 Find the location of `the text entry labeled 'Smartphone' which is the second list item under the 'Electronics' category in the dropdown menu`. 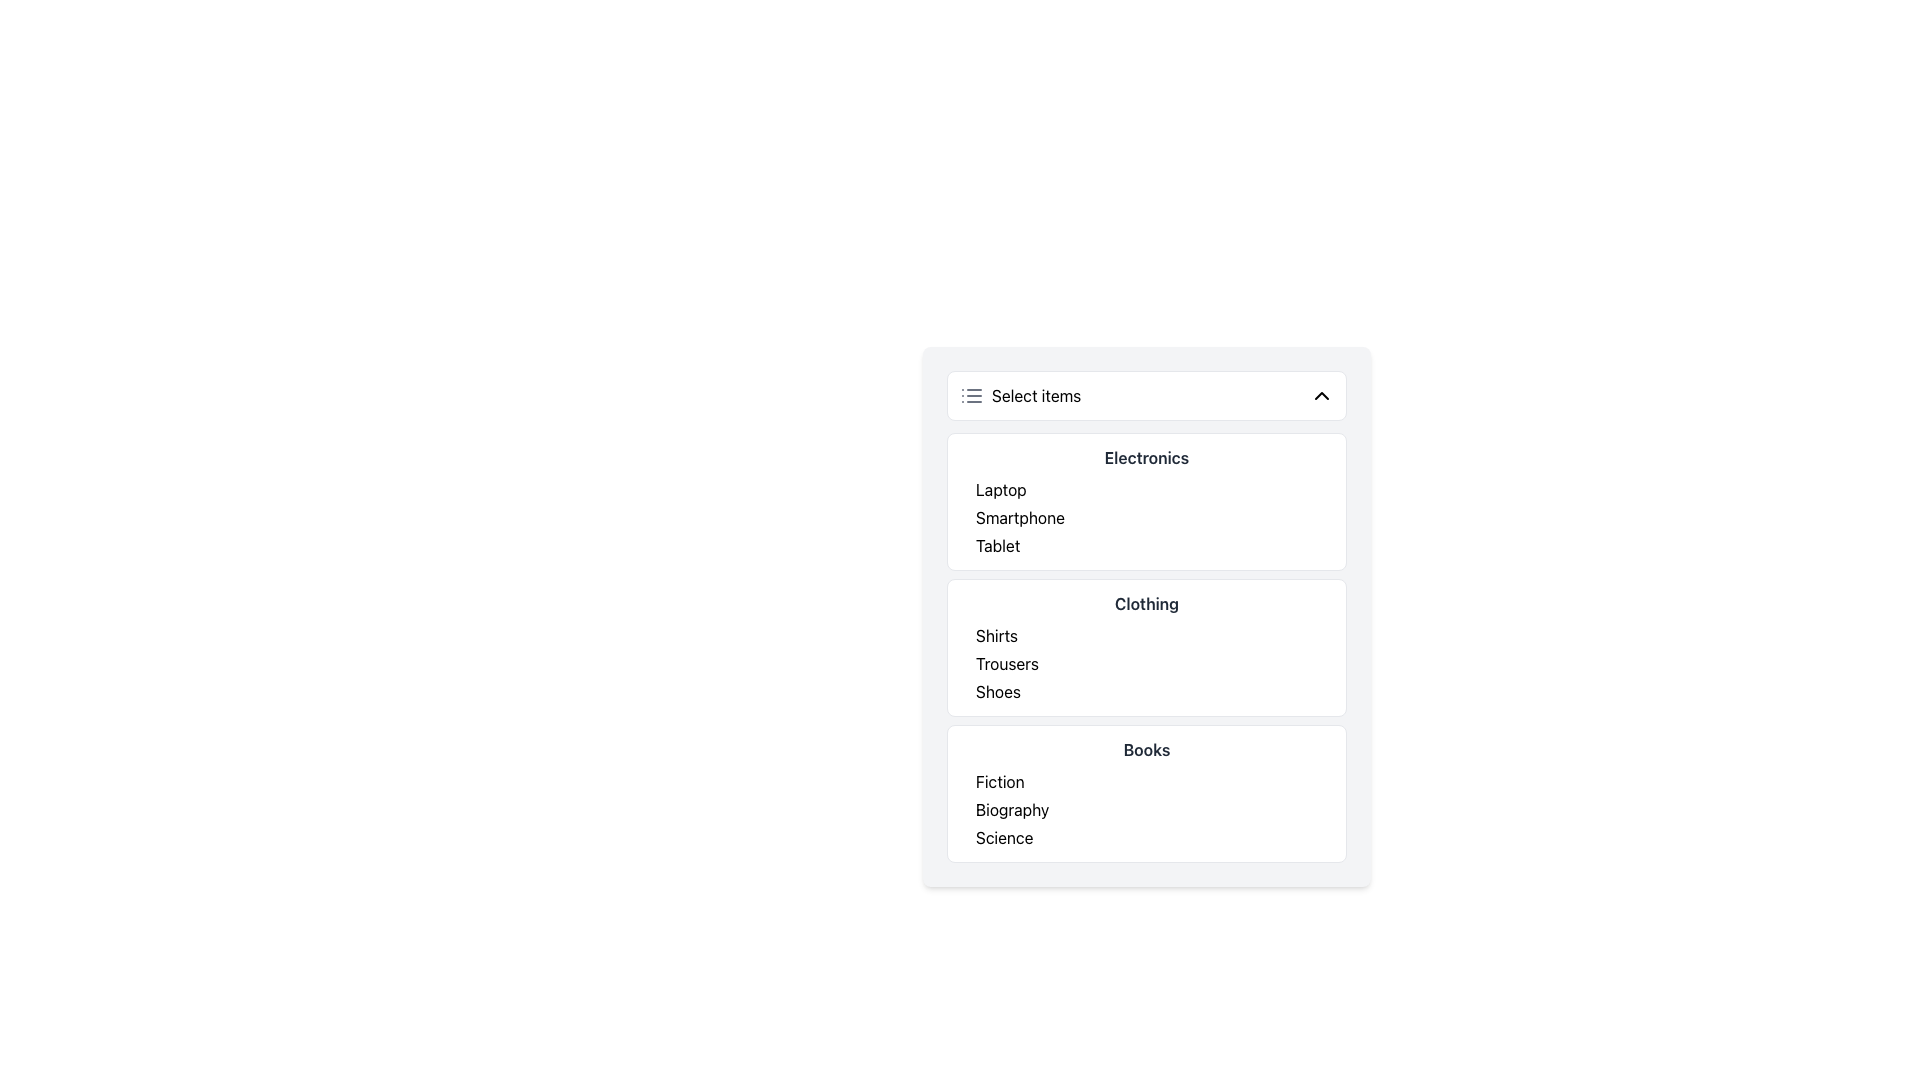

the text entry labeled 'Smartphone' which is the second list item under the 'Electronics' category in the dropdown menu is located at coordinates (1020, 516).